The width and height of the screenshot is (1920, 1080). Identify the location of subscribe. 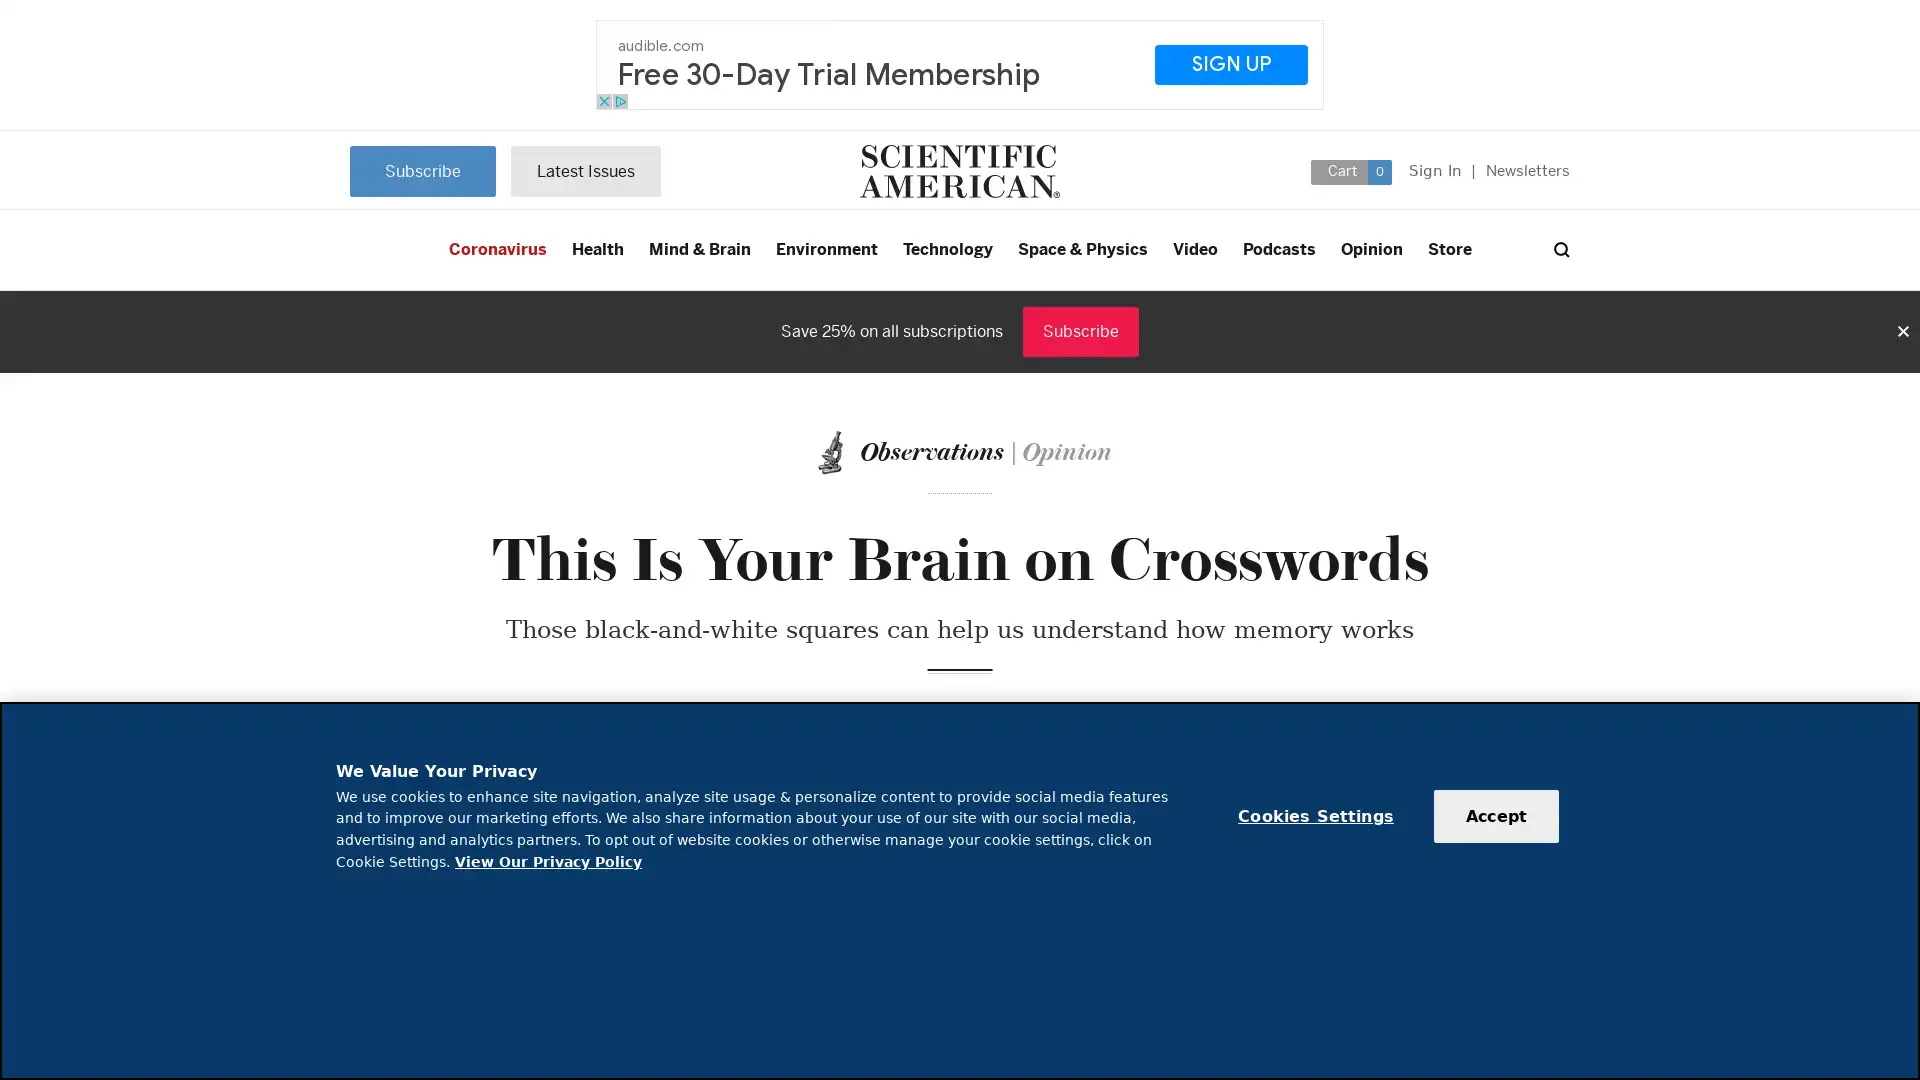
(421, 169).